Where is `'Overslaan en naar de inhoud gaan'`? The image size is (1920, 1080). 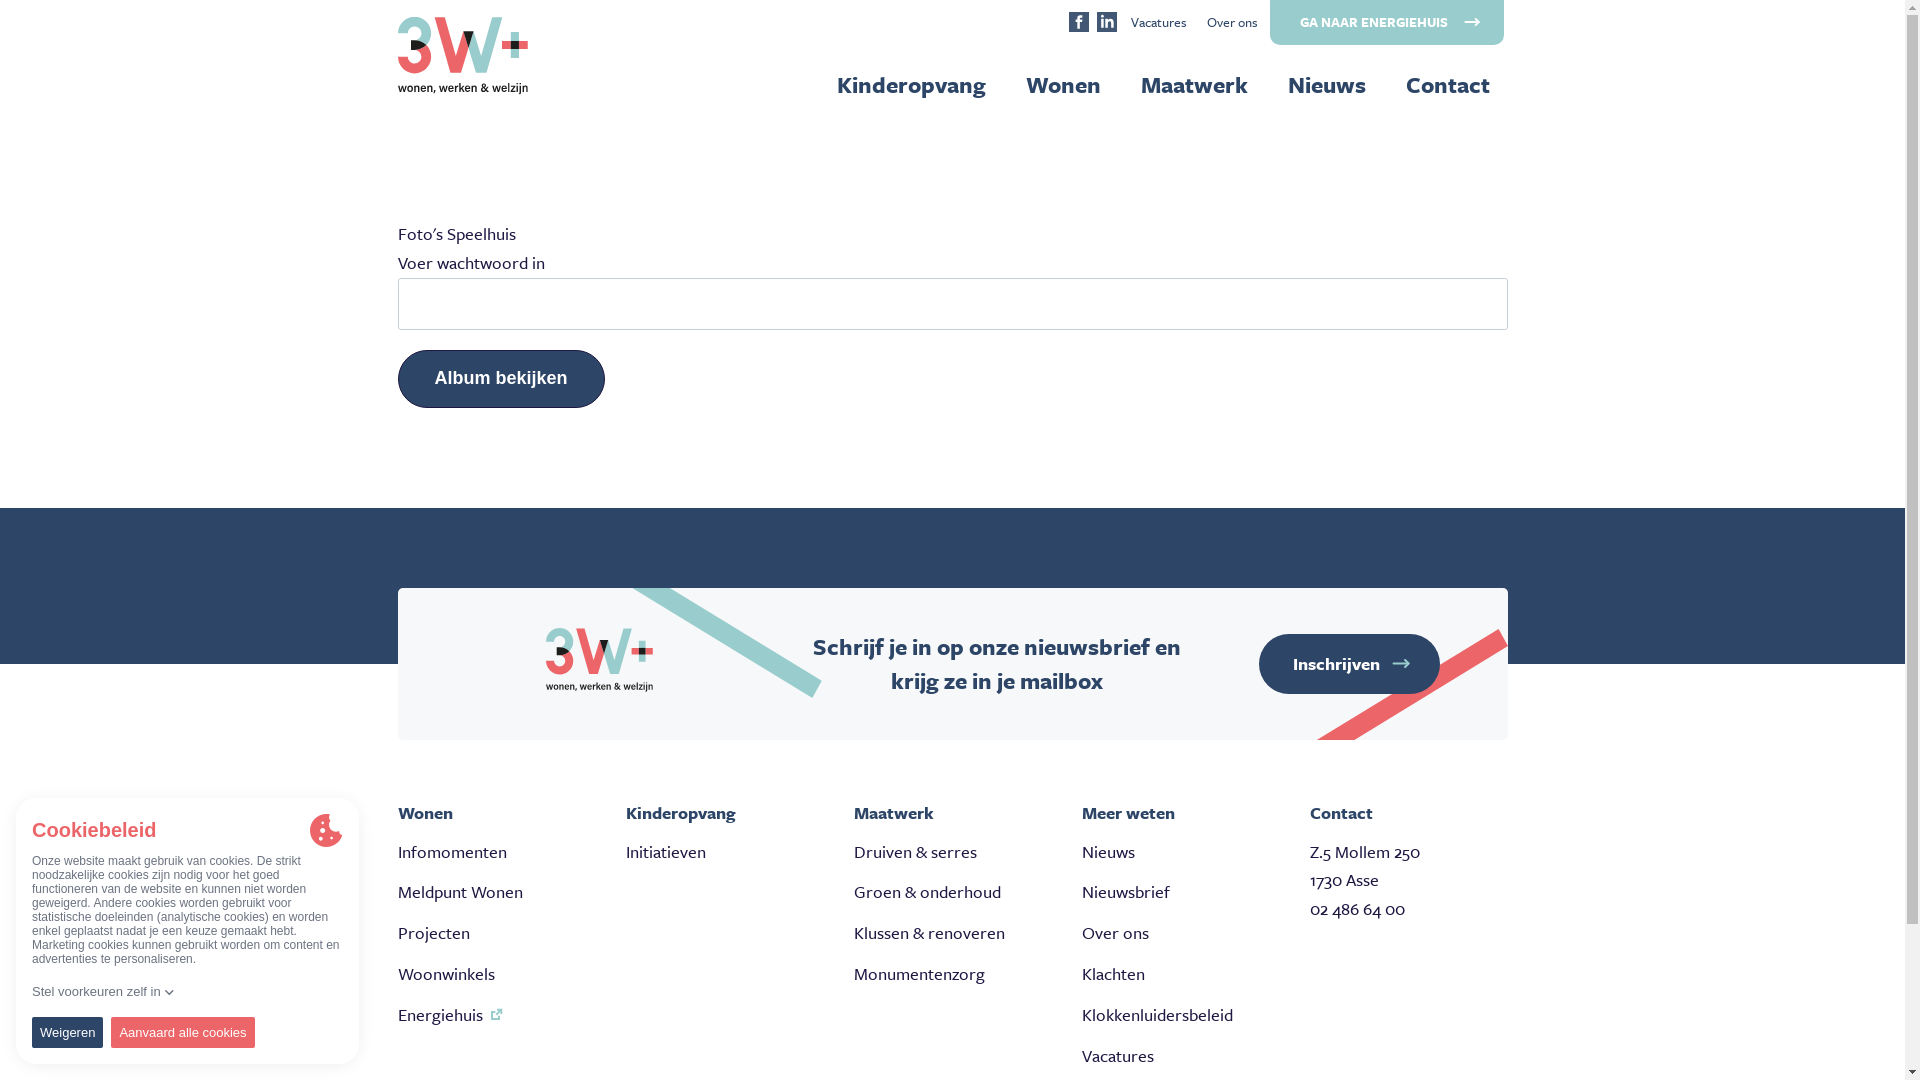 'Overslaan en naar de inhoud gaan' is located at coordinates (0, 0).